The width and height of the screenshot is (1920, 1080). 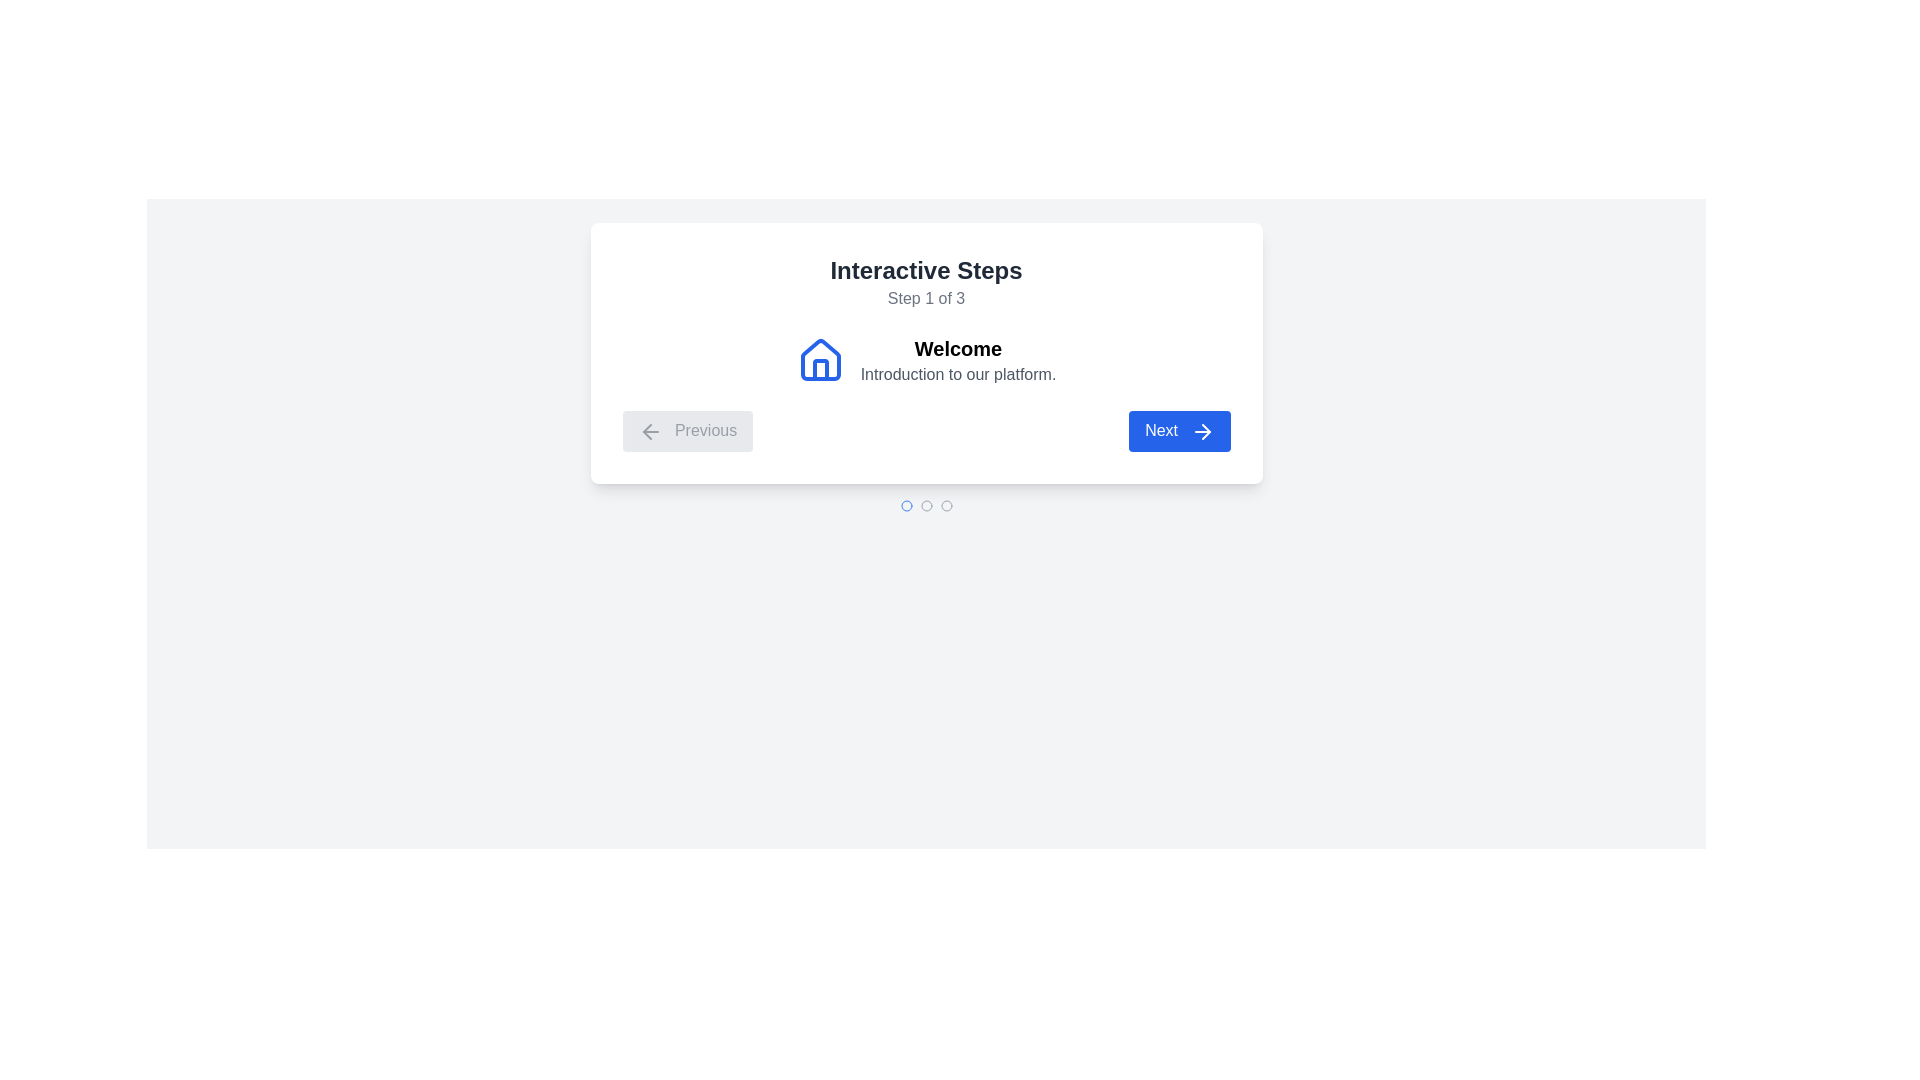 I want to click on the home icon located on the left side of the horizontally-centered panel, positioned above the text 'Welcome', so click(x=820, y=361).